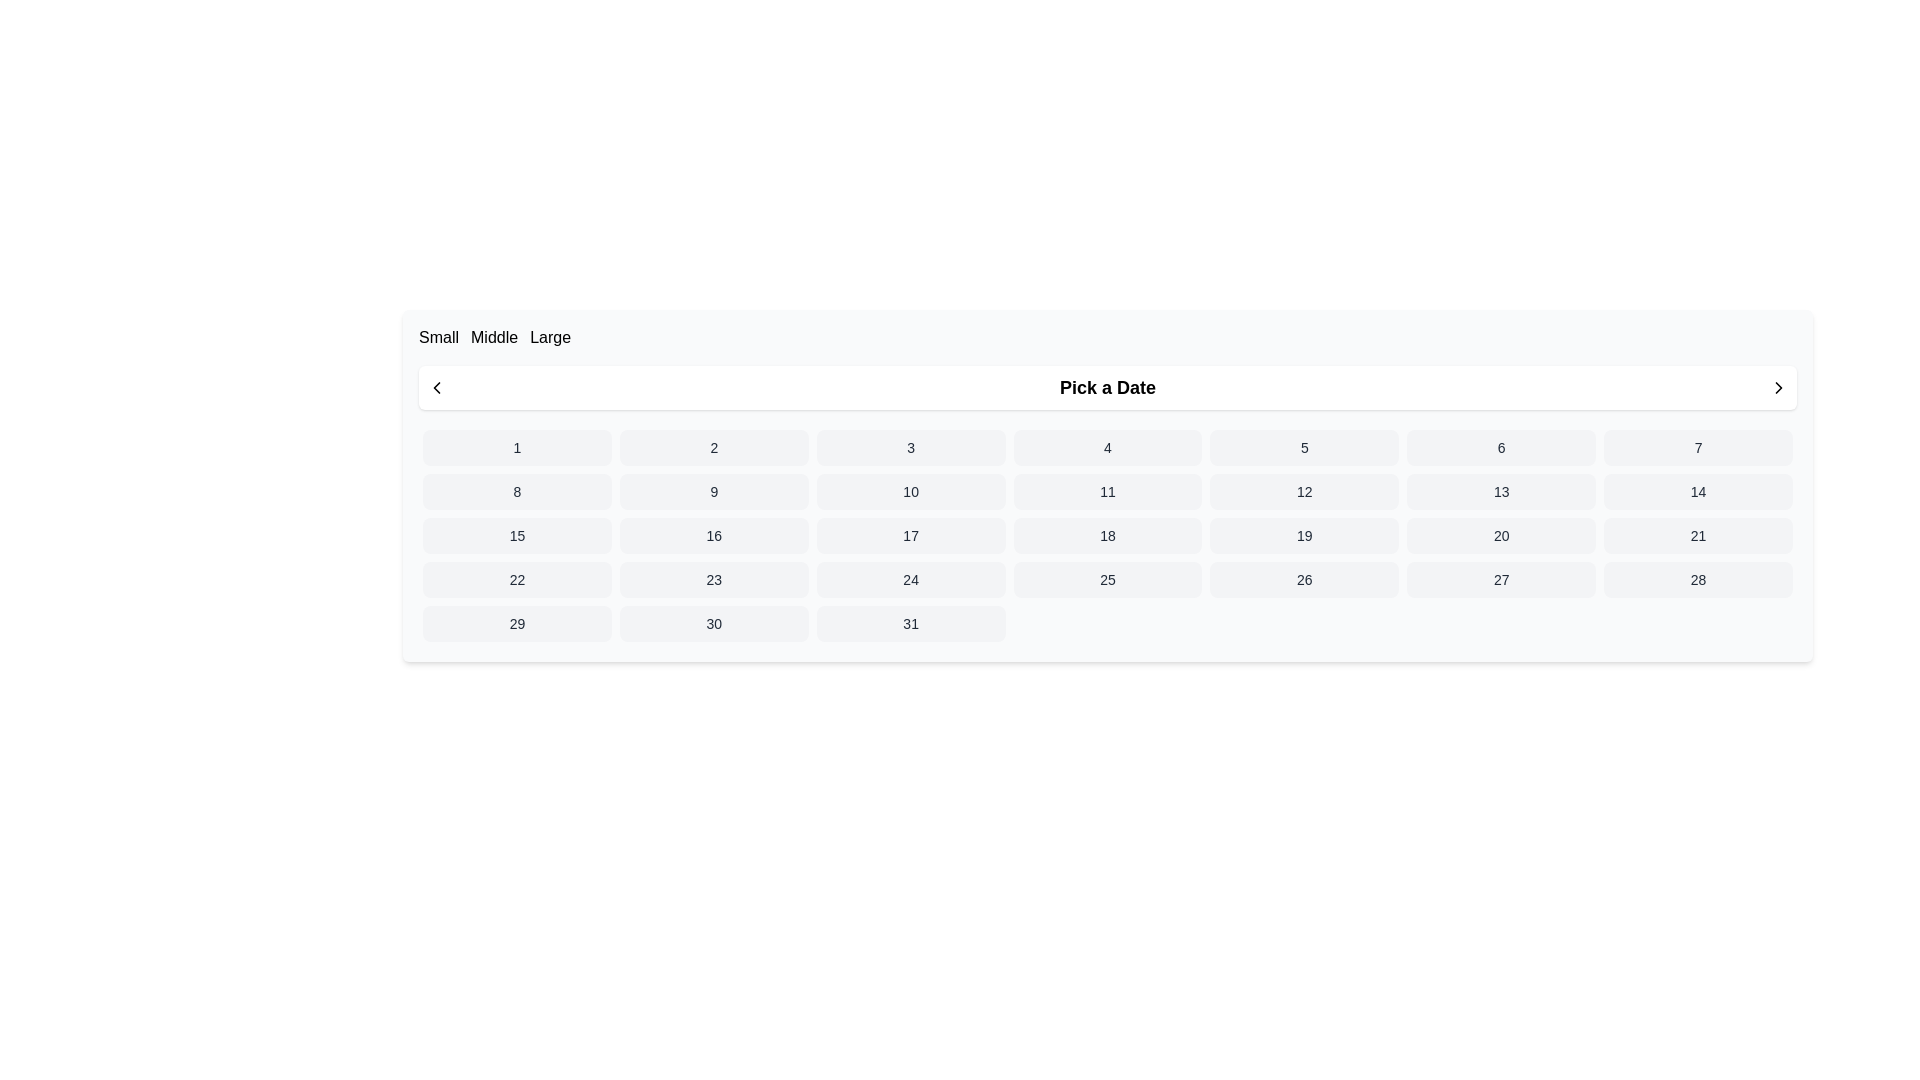 The image size is (1920, 1080). I want to click on the button in the fourth row and second column, so click(1501, 535).